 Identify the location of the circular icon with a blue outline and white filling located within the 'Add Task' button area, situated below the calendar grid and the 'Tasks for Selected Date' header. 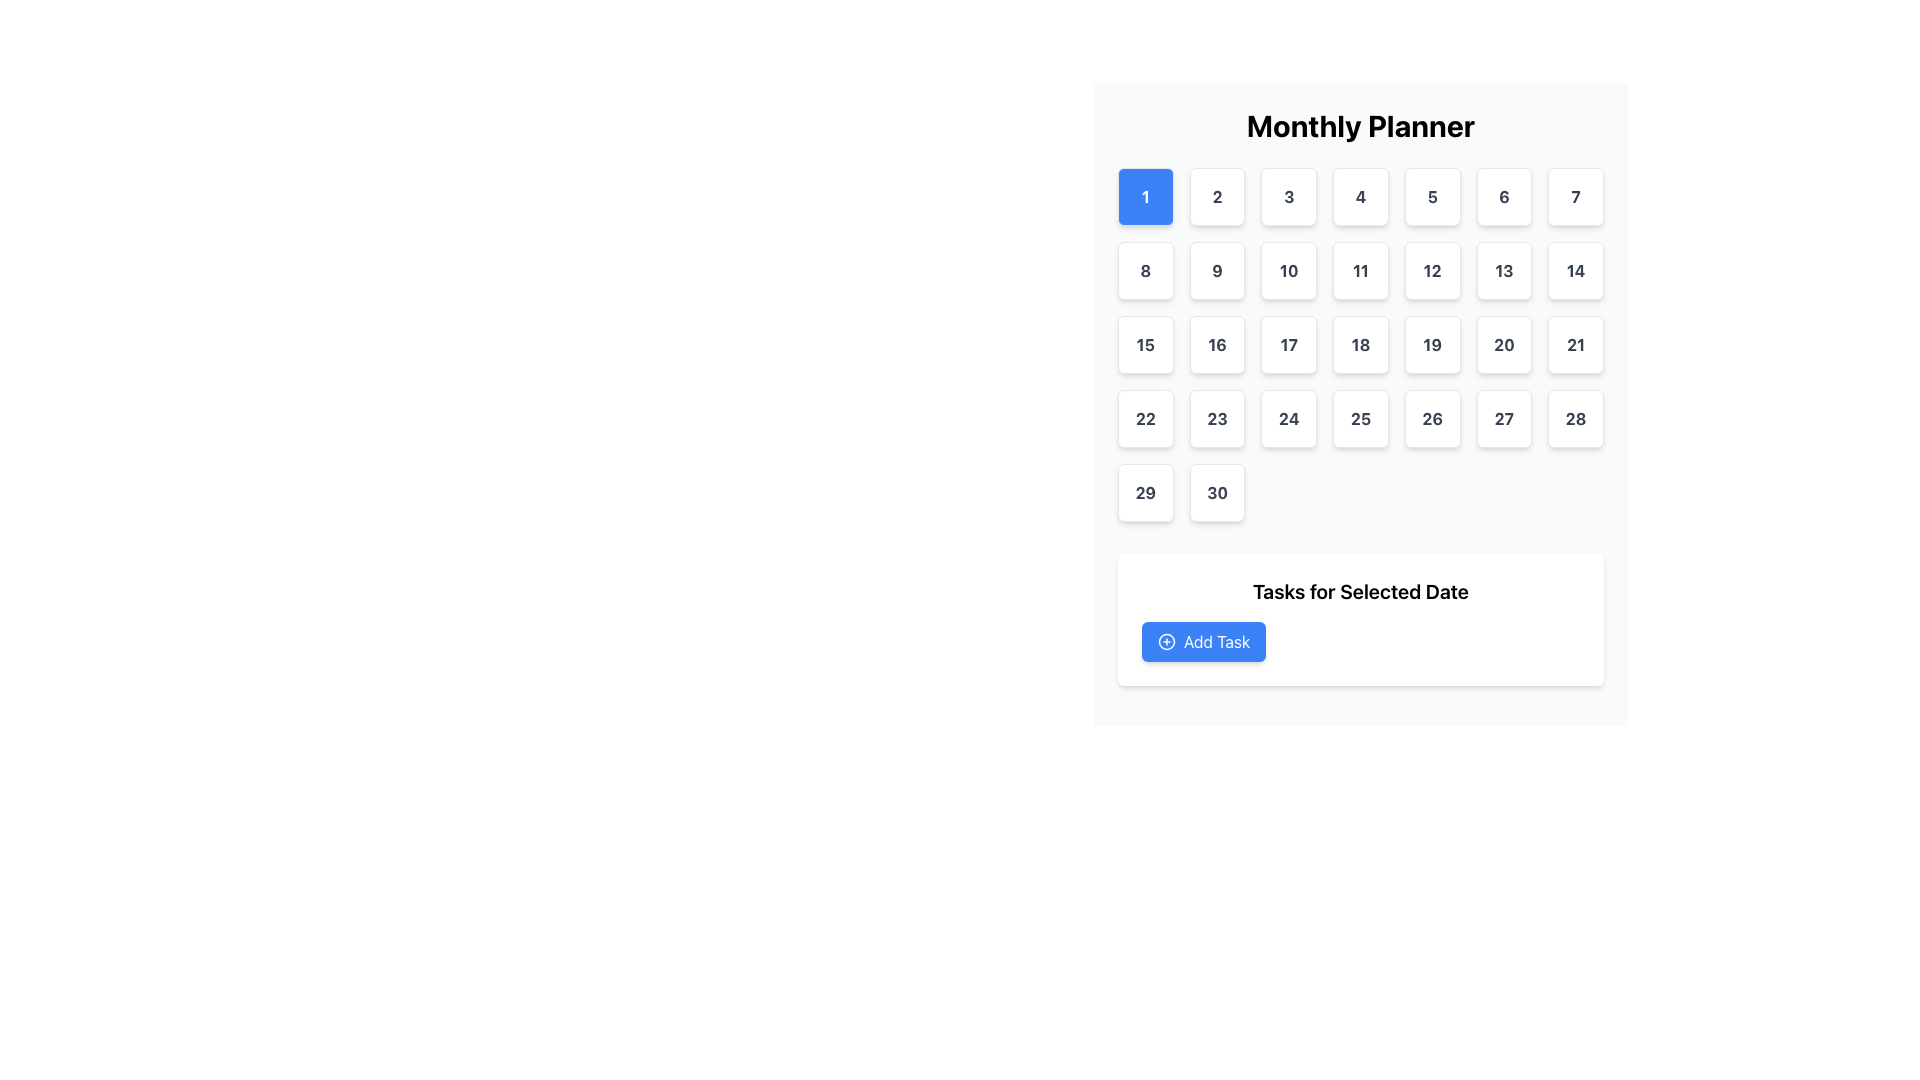
(1166, 641).